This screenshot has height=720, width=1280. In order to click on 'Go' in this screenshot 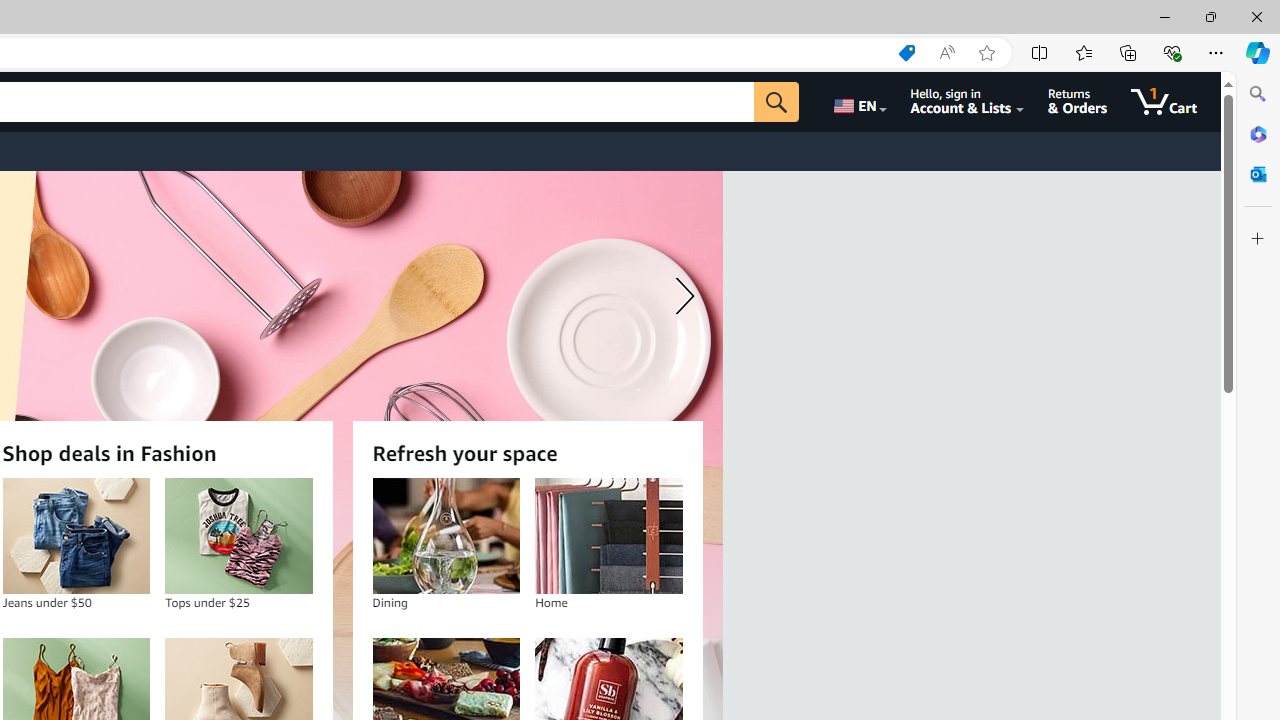, I will do `click(775, 101)`.